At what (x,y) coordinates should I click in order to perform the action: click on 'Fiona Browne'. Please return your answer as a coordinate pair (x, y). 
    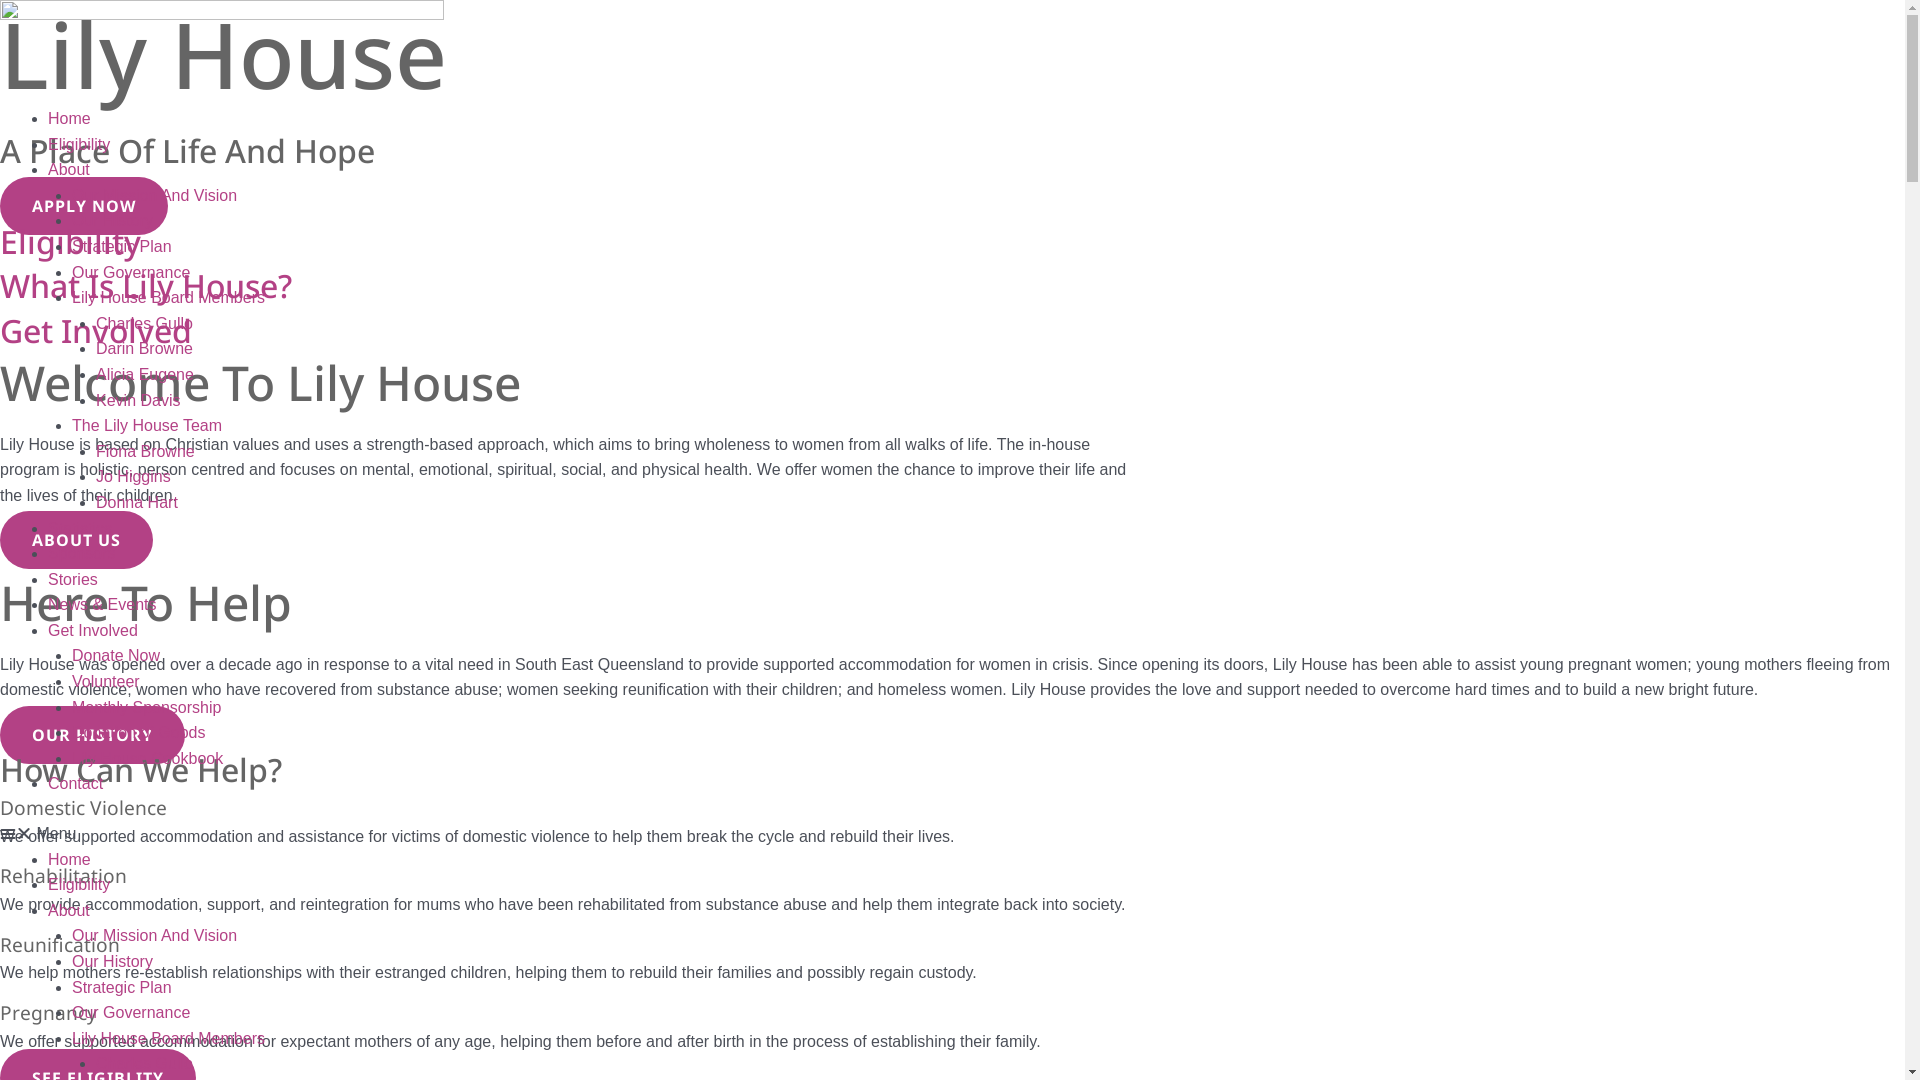
    Looking at the image, I should click on (95, 451).